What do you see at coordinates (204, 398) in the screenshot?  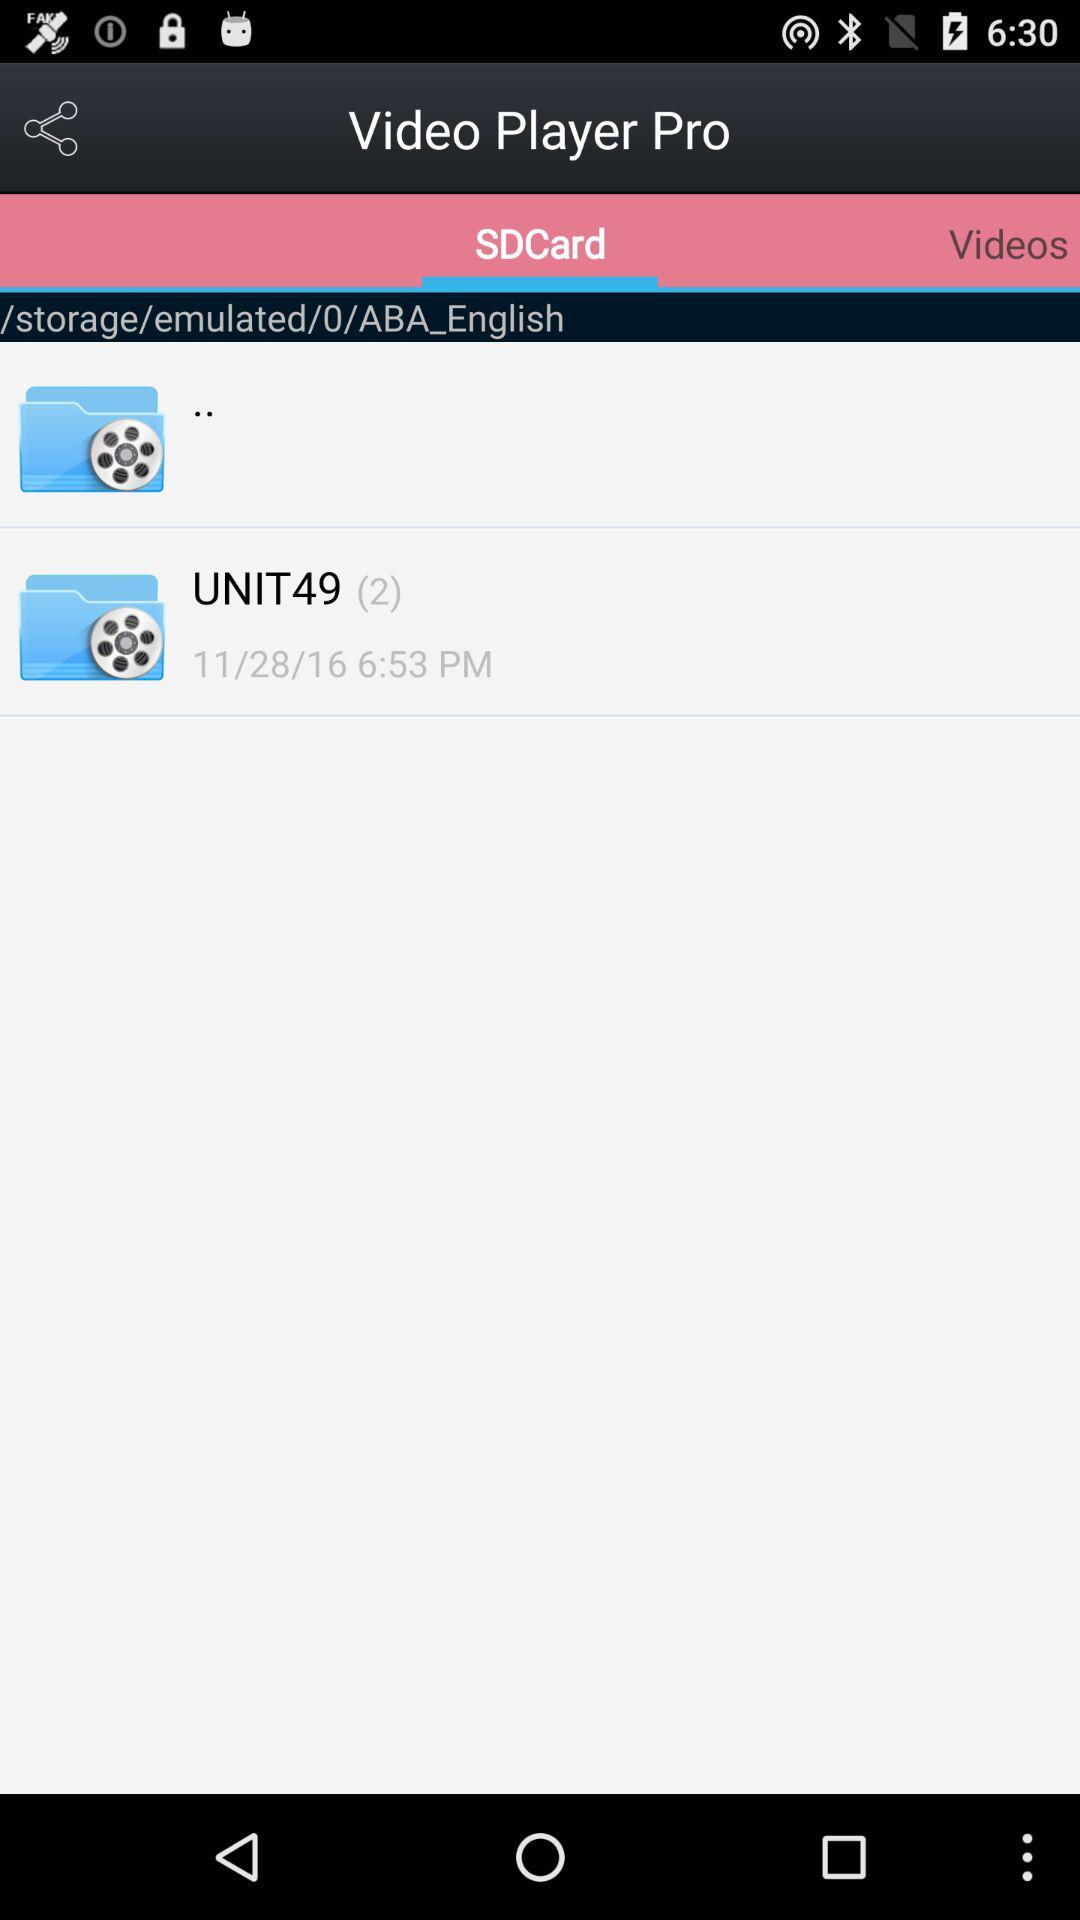 I see `..` at bounding box center [204, 398].